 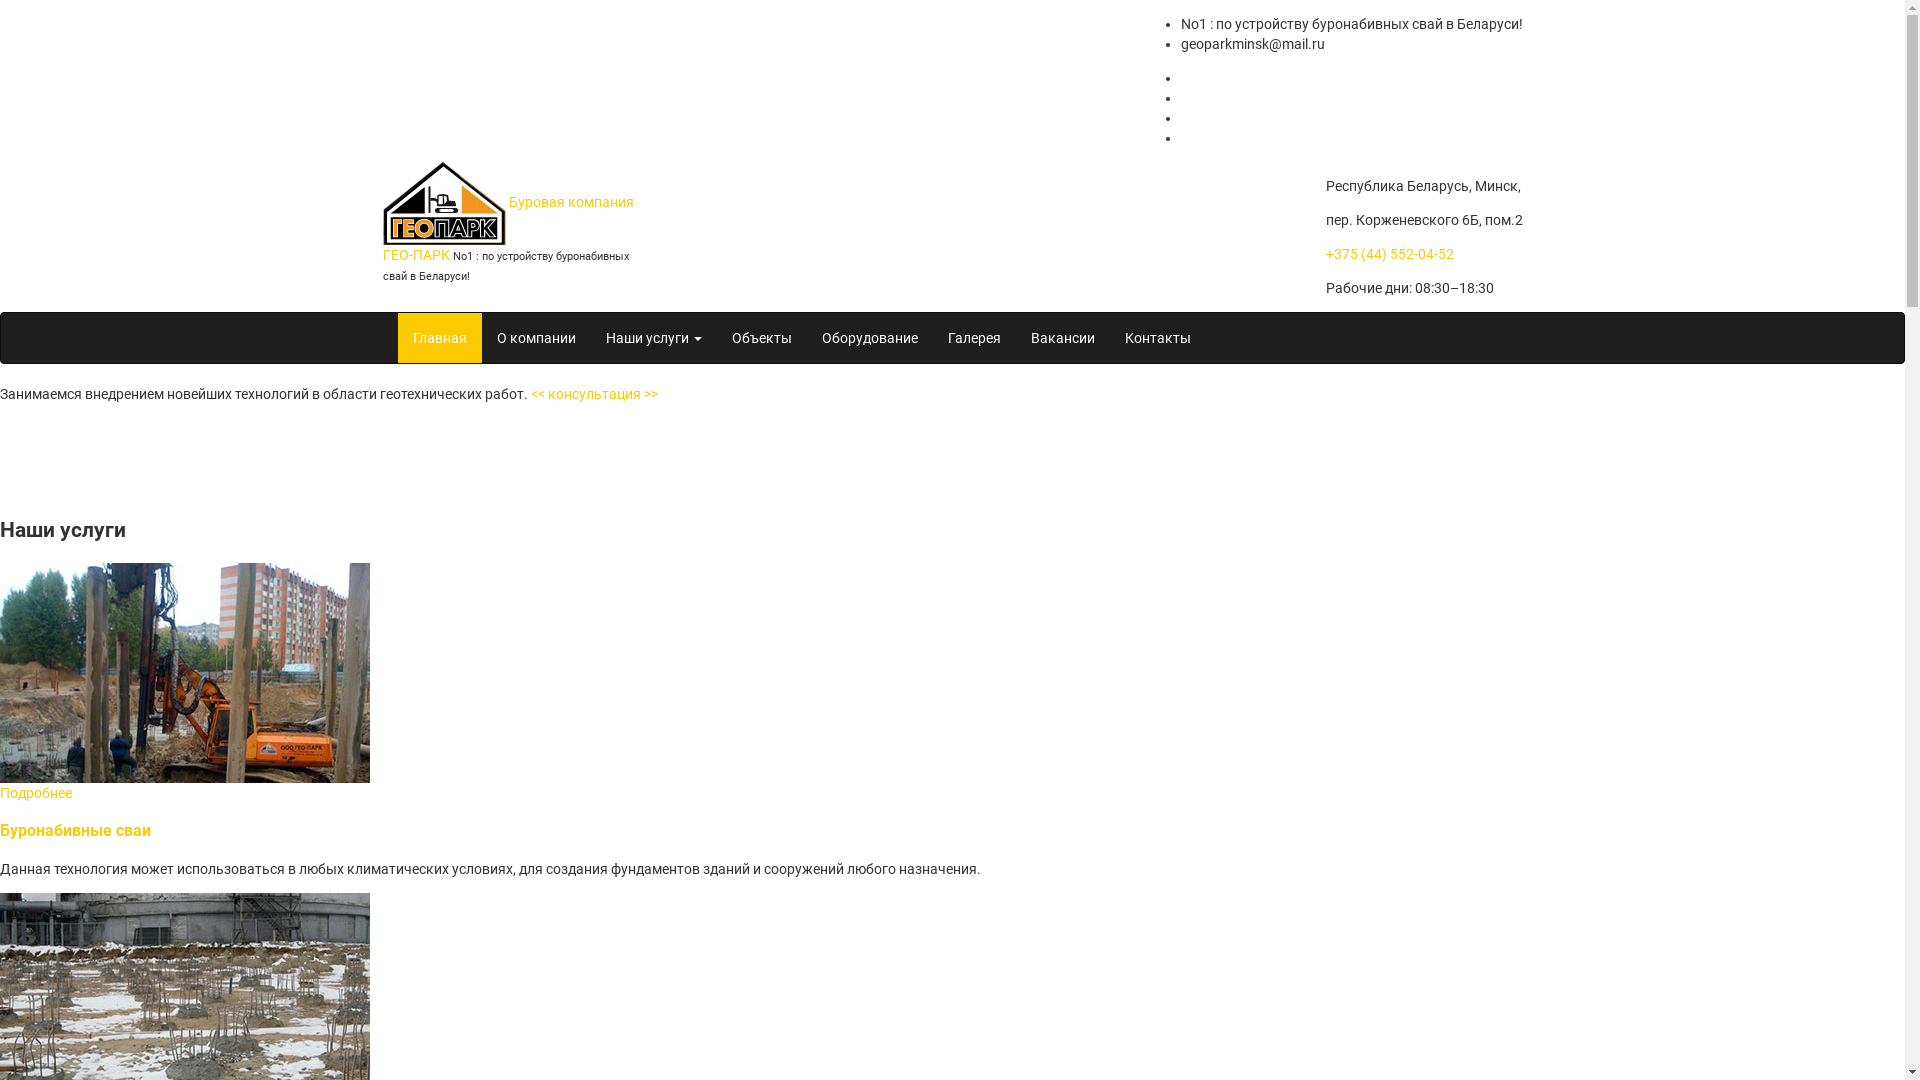 I want to click on '+375 (44) 552-04-52', so click(x=1389, y=253).